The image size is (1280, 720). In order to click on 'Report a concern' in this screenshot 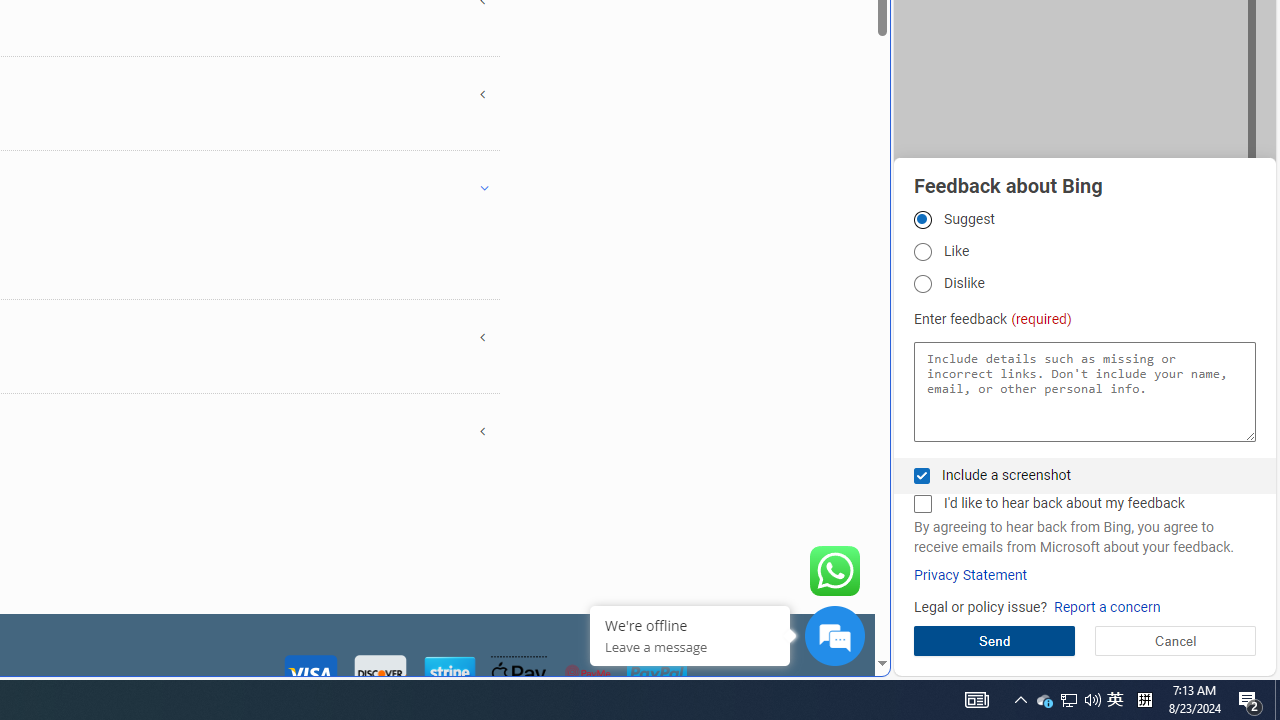, I will do `click(1106, 606)`.